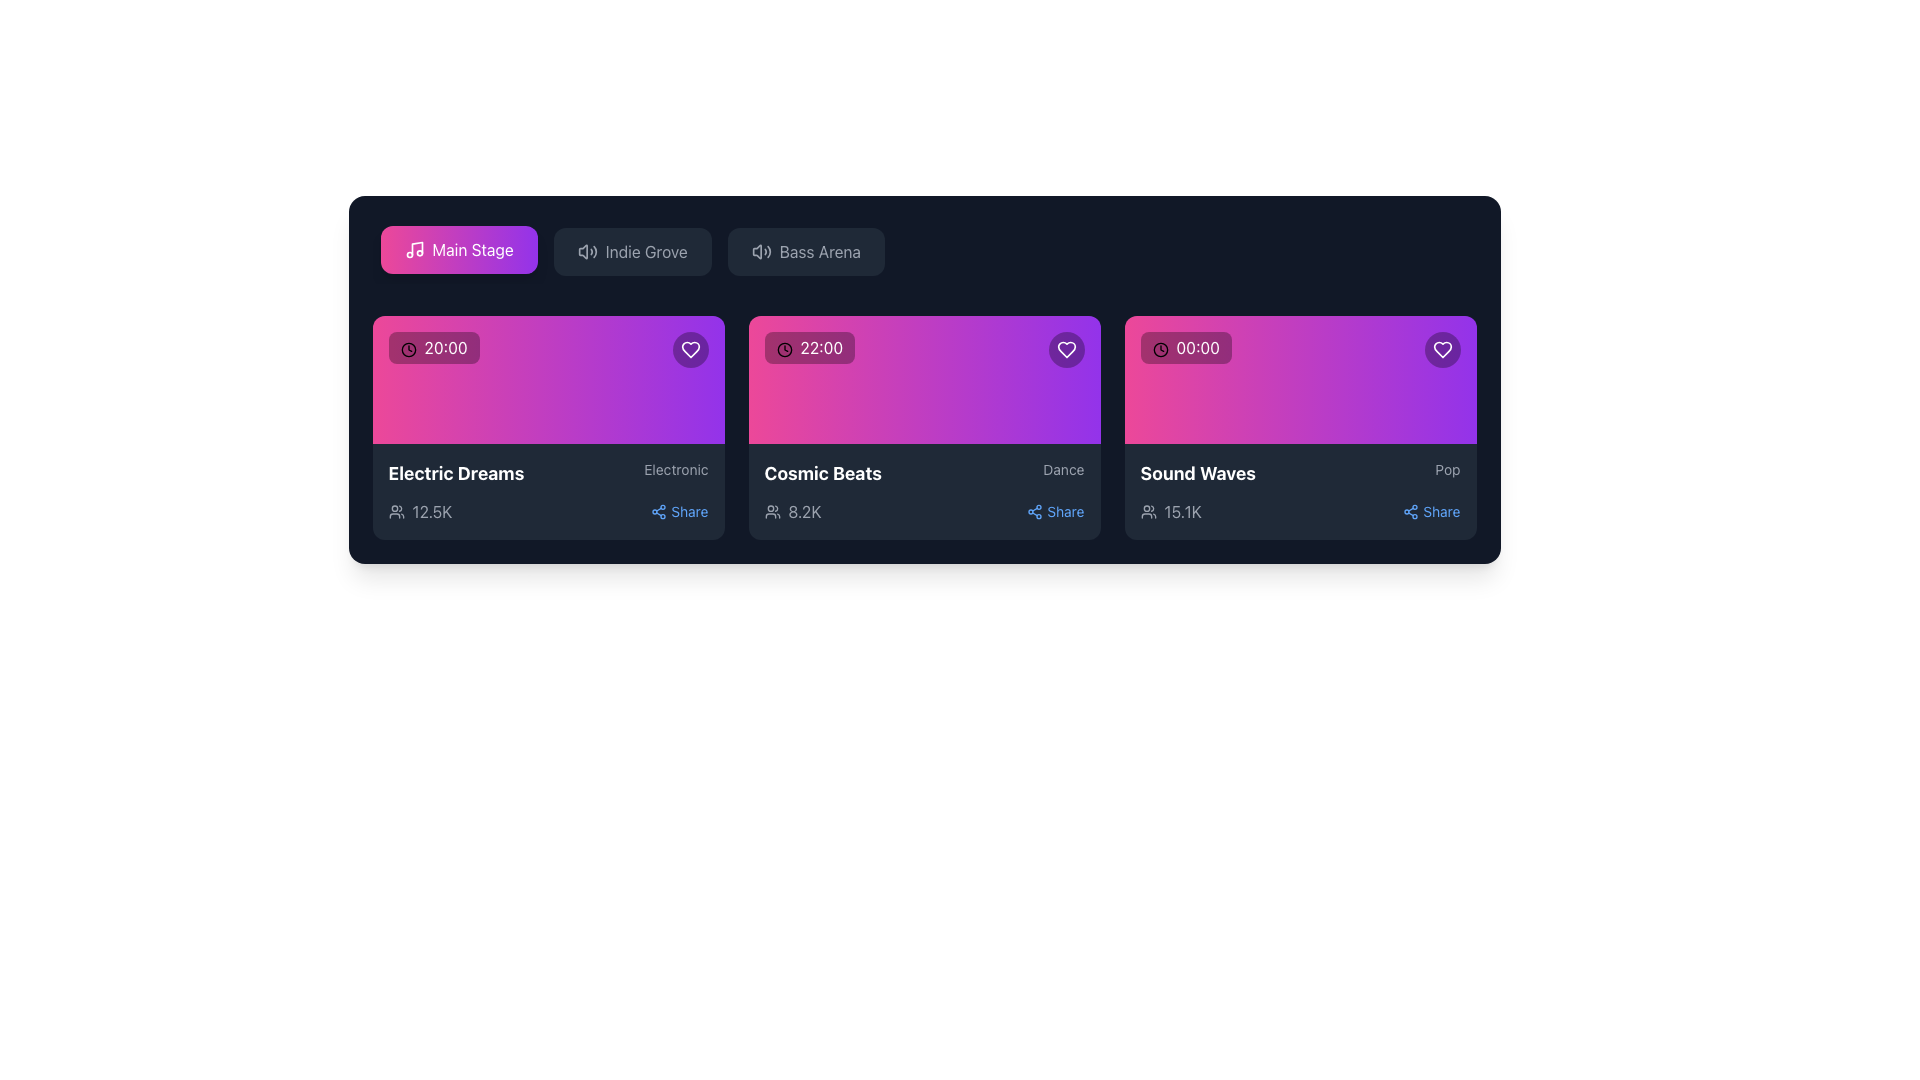 The image size is (1920, 1080). Describe the element at coordinates (1442, 349) in the screenshot. I see `the heart icon located in the top-right corner of the 'Sound Waves' card to possibly trigger a tooltip or style change` at that location.